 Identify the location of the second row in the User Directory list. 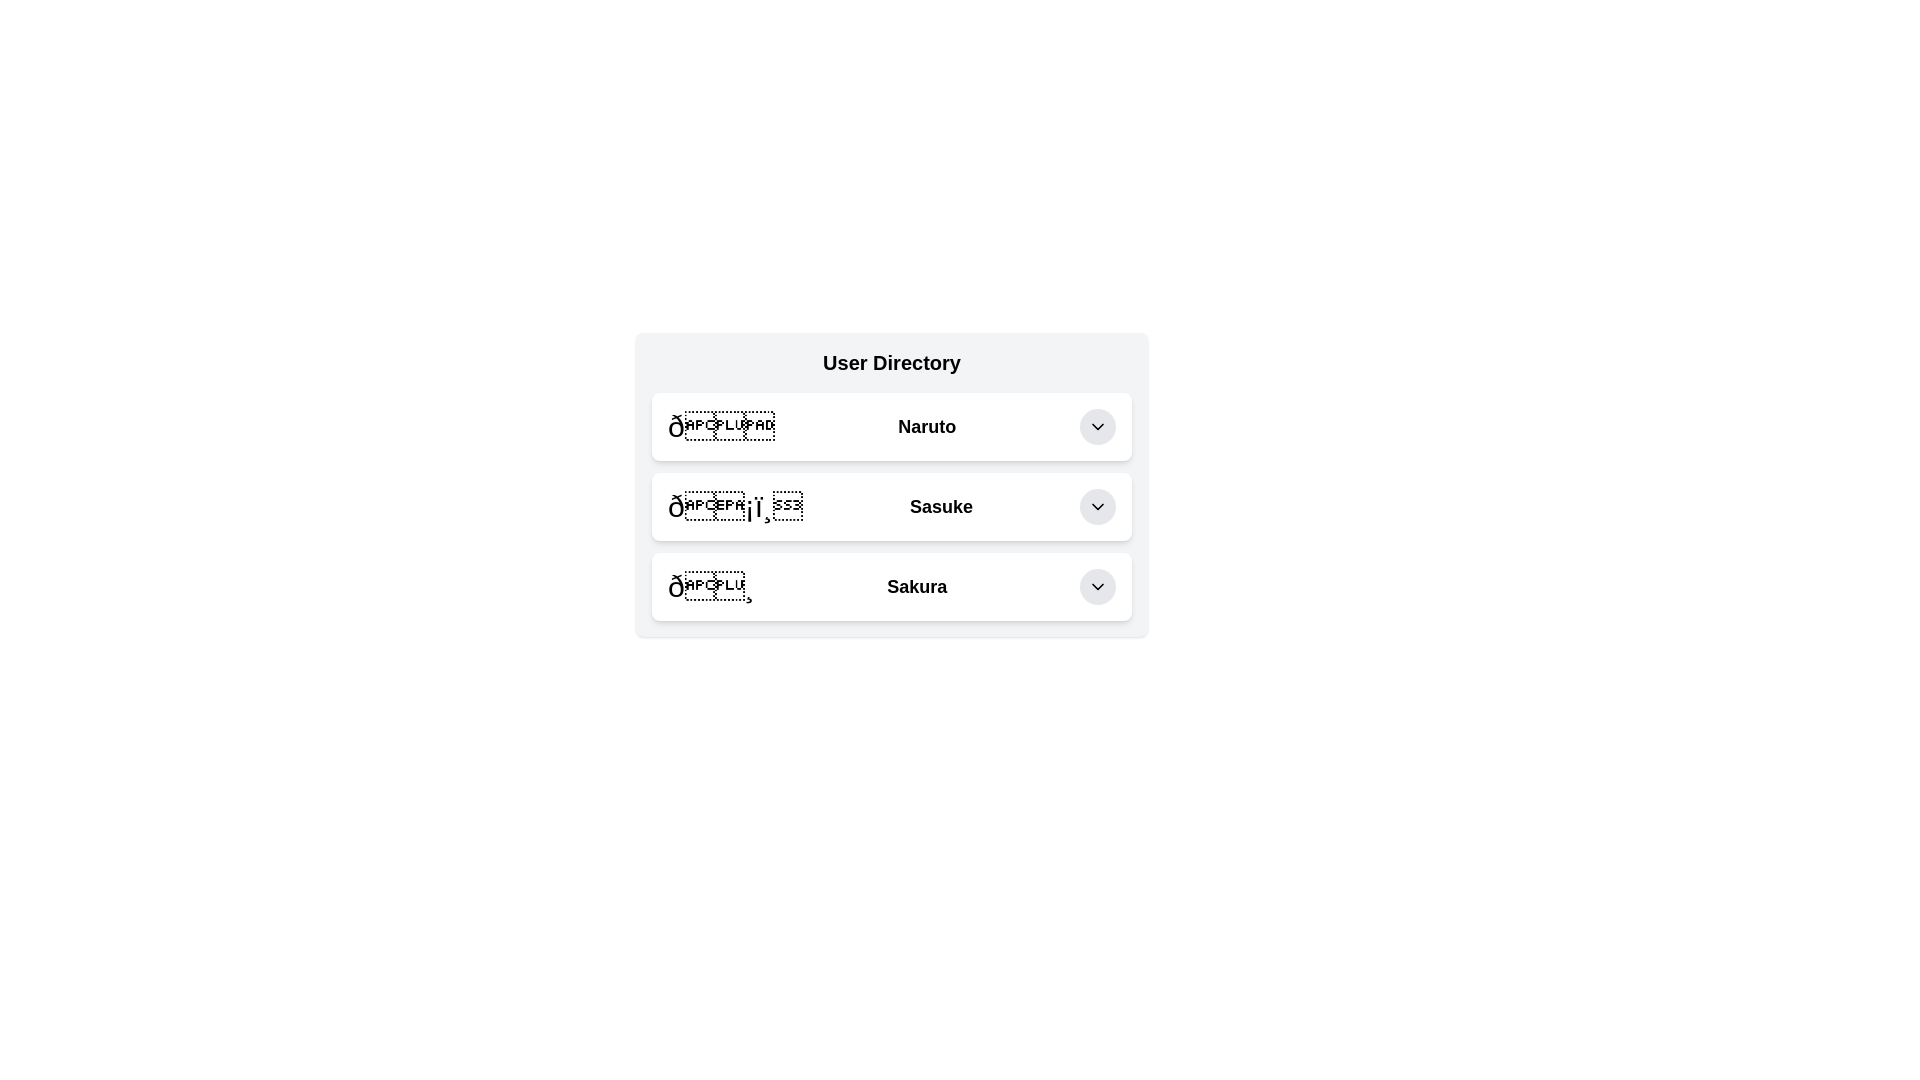
(891, 485).